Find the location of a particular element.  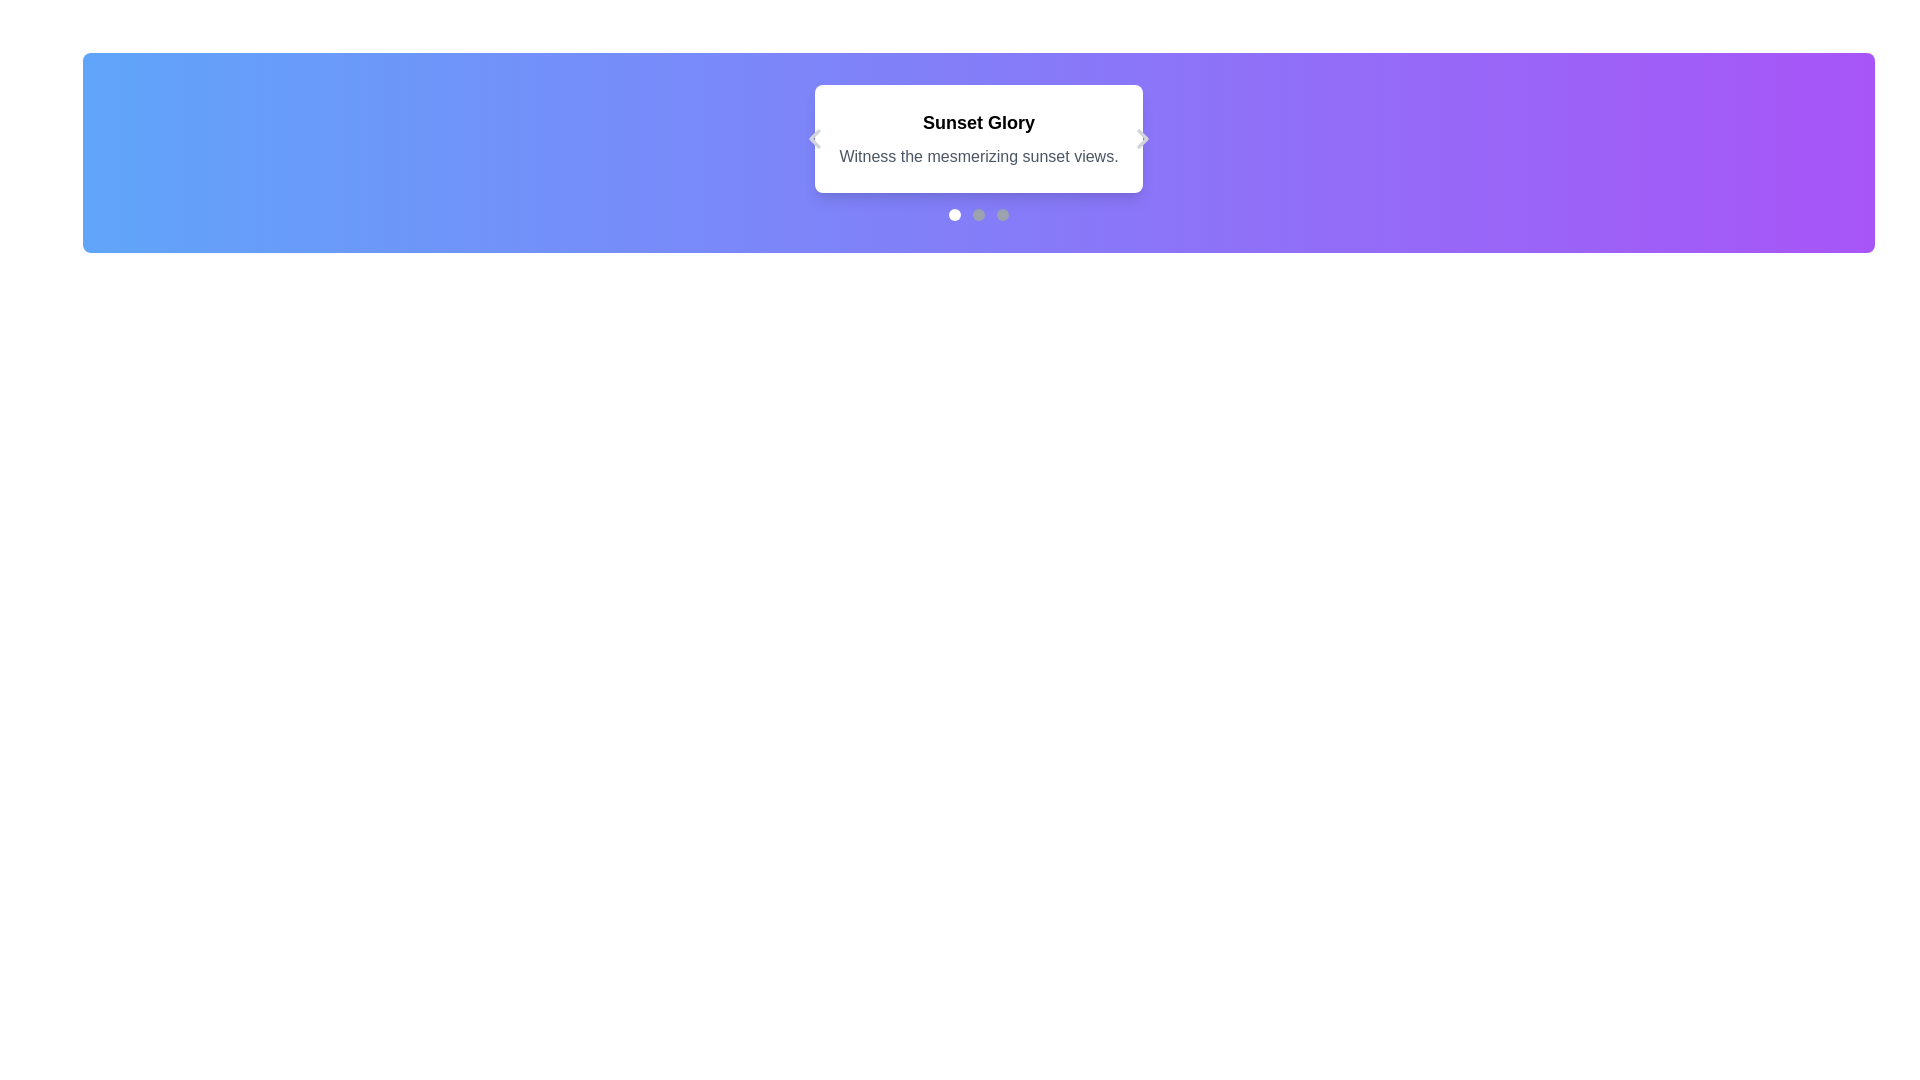

the middle gray indicator of the Carousel navigation indicator group is located at coordinates (979, 215).